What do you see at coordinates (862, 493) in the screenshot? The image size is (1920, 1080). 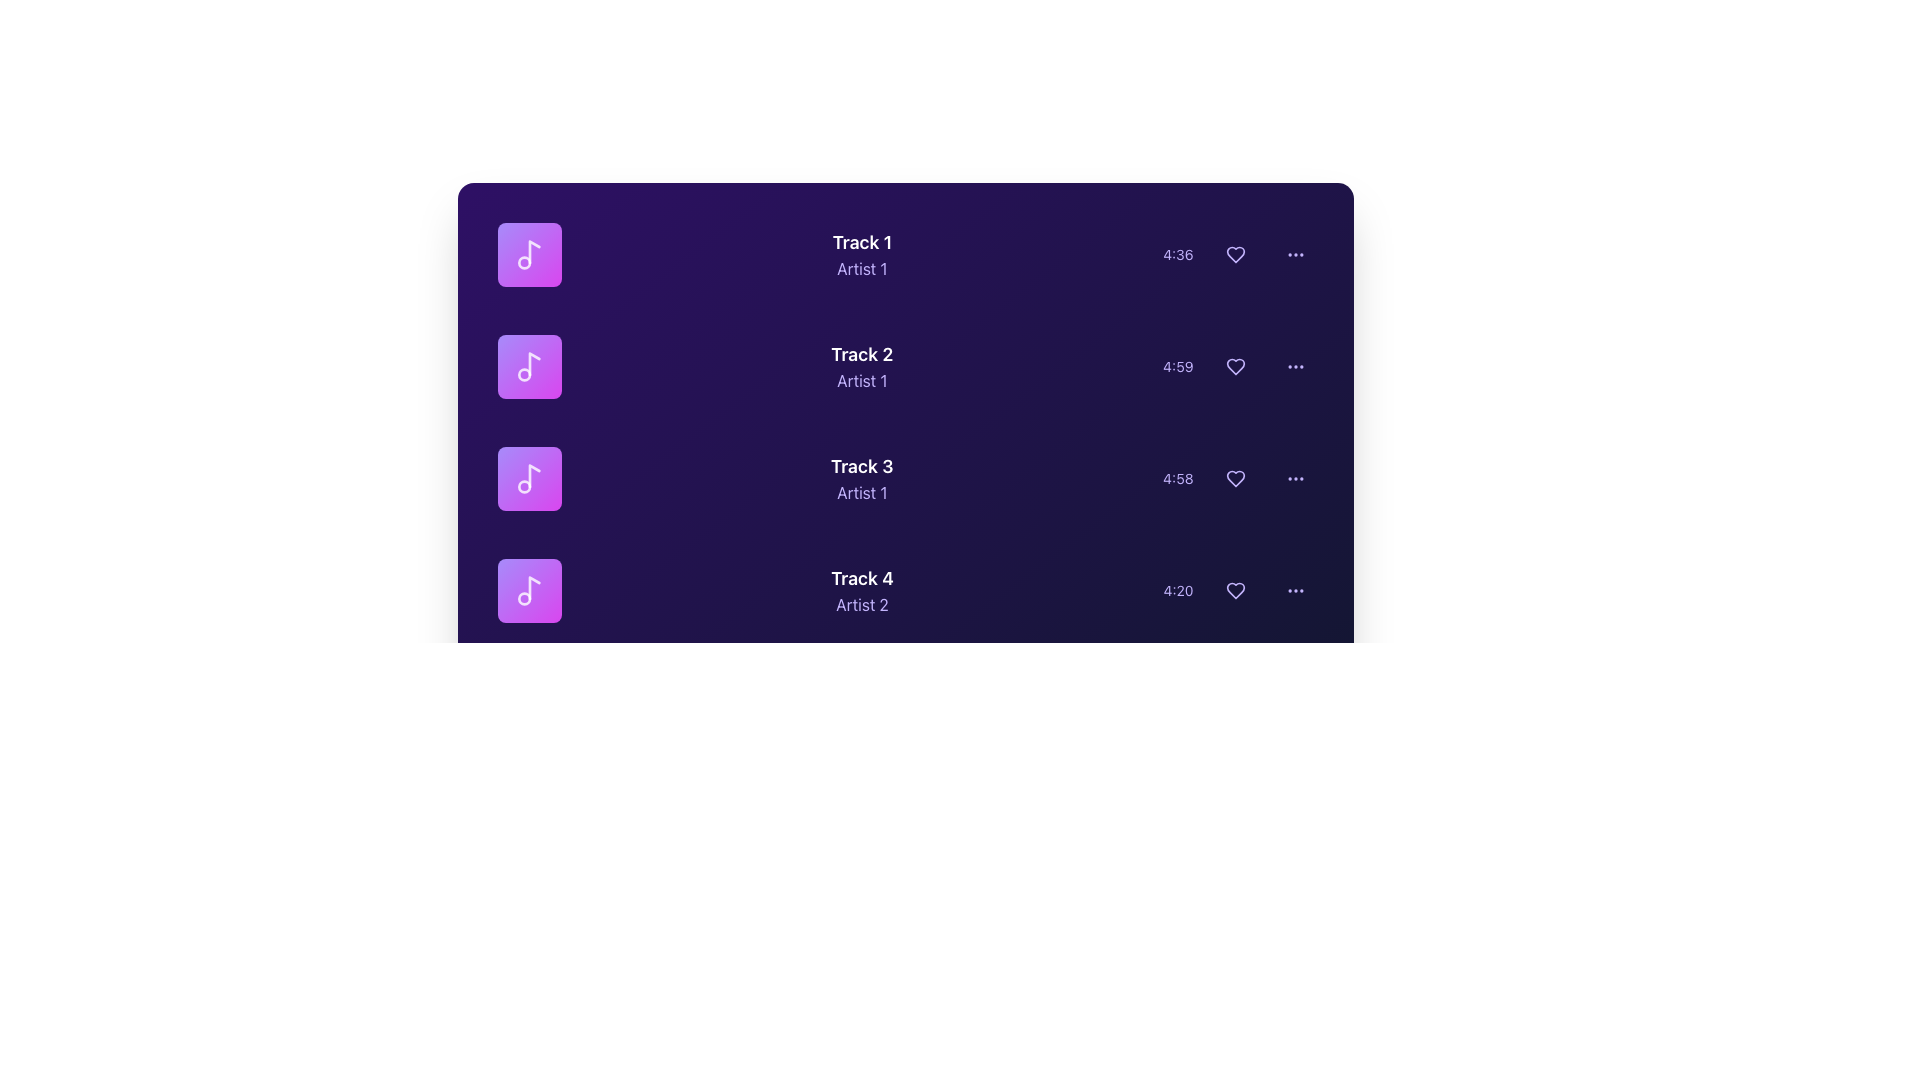 I see `the text label displaying 'Artist 1', which is styled in purple and located directly under 'Track 3' in the track list` at bounding box center [862, 493].